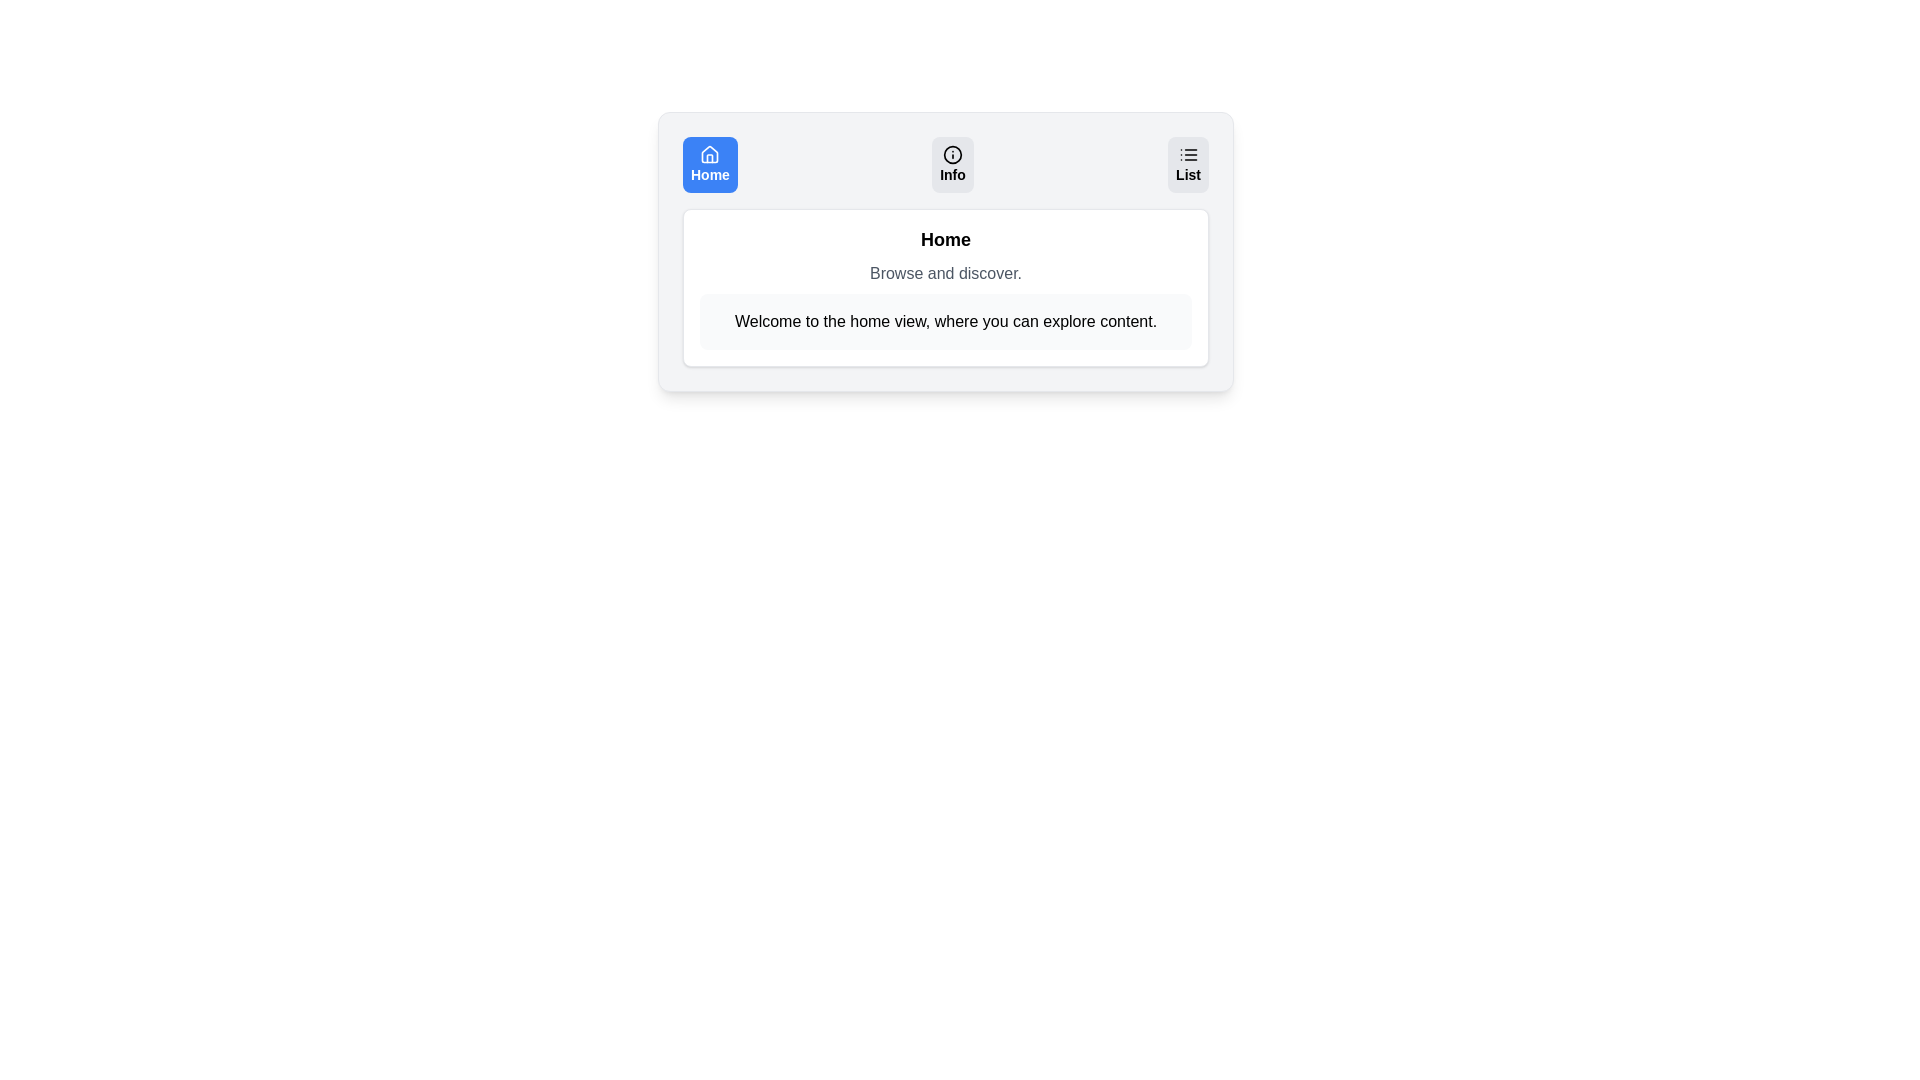 The width and height of the screenshot is (1920, 1080). Describe the element at coordinates (1188, 153) in the screenshot. I see `the icon associated with the List tab` at that location.